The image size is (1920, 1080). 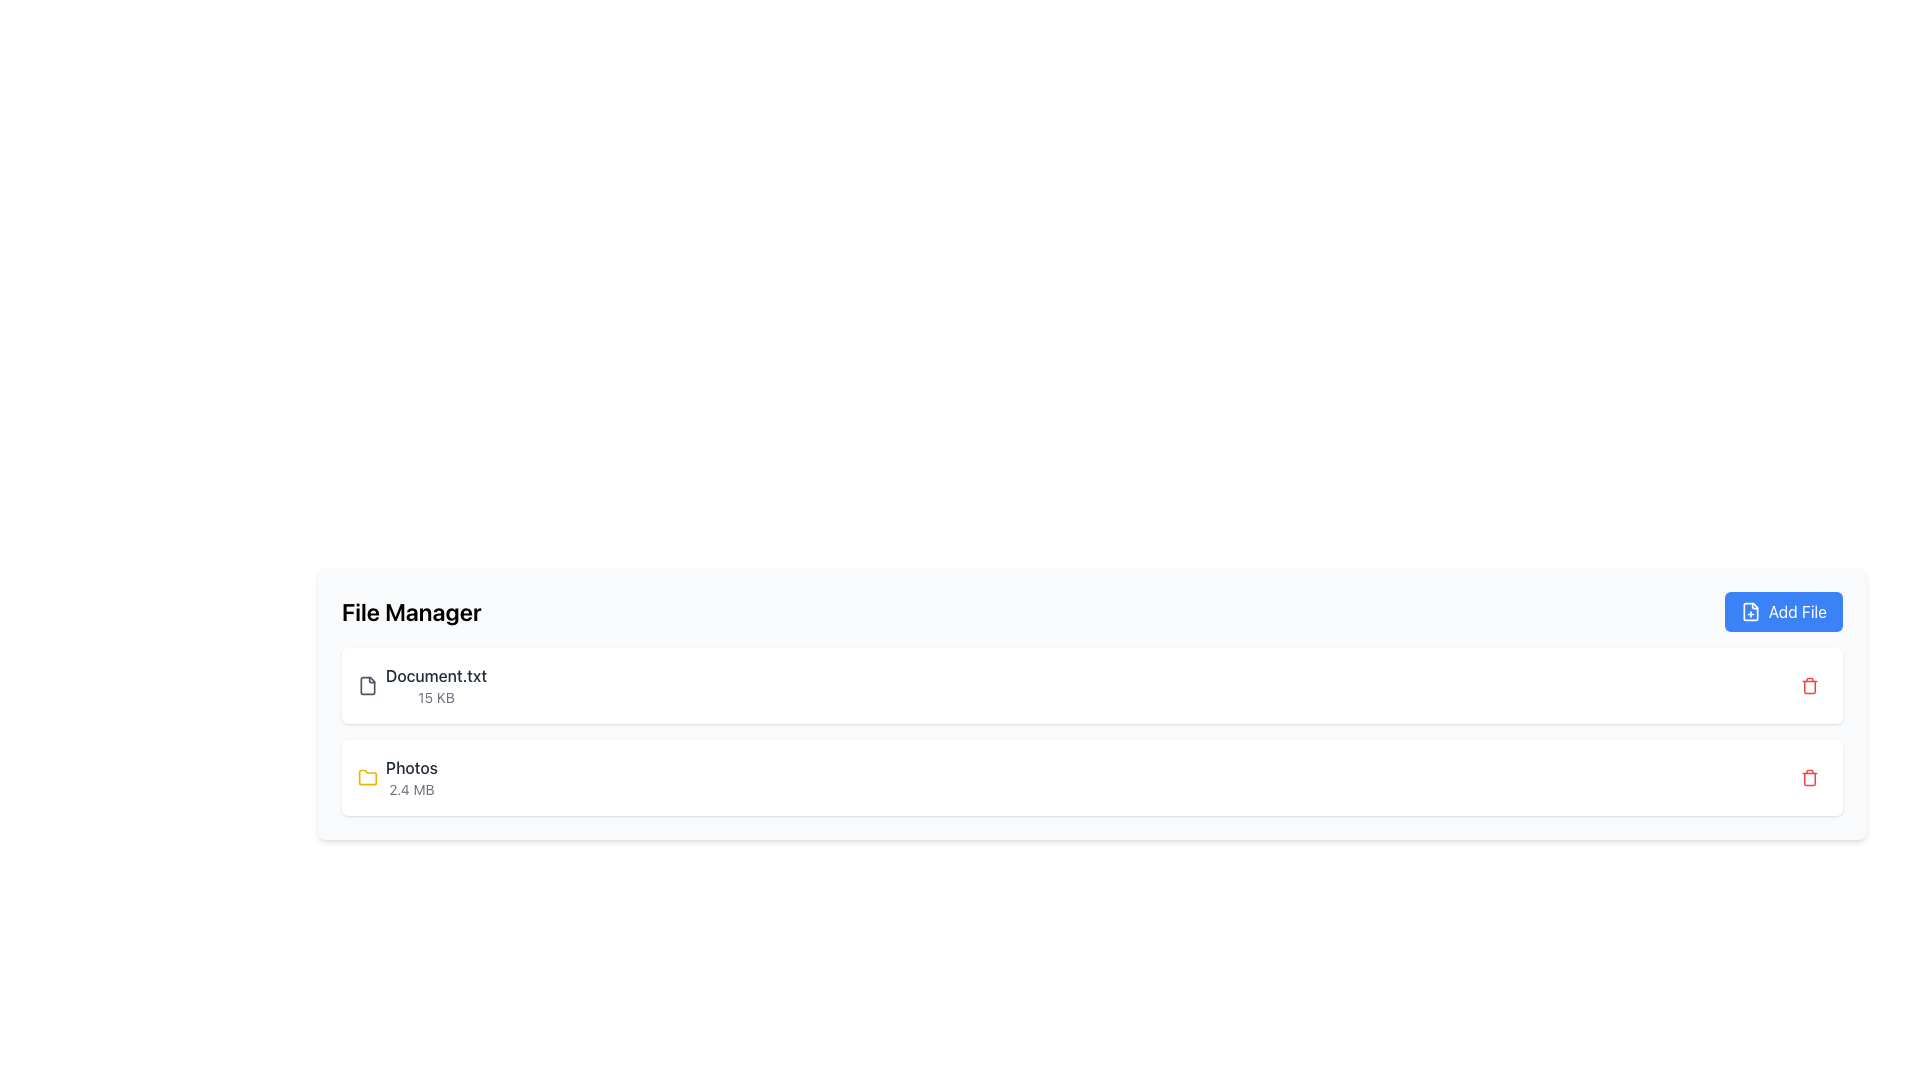 What do you see at coordinates (435, 675) in the screenshot?
I see `the file name text label located at the first entry of the file management view` at bounding box center [435, 675].